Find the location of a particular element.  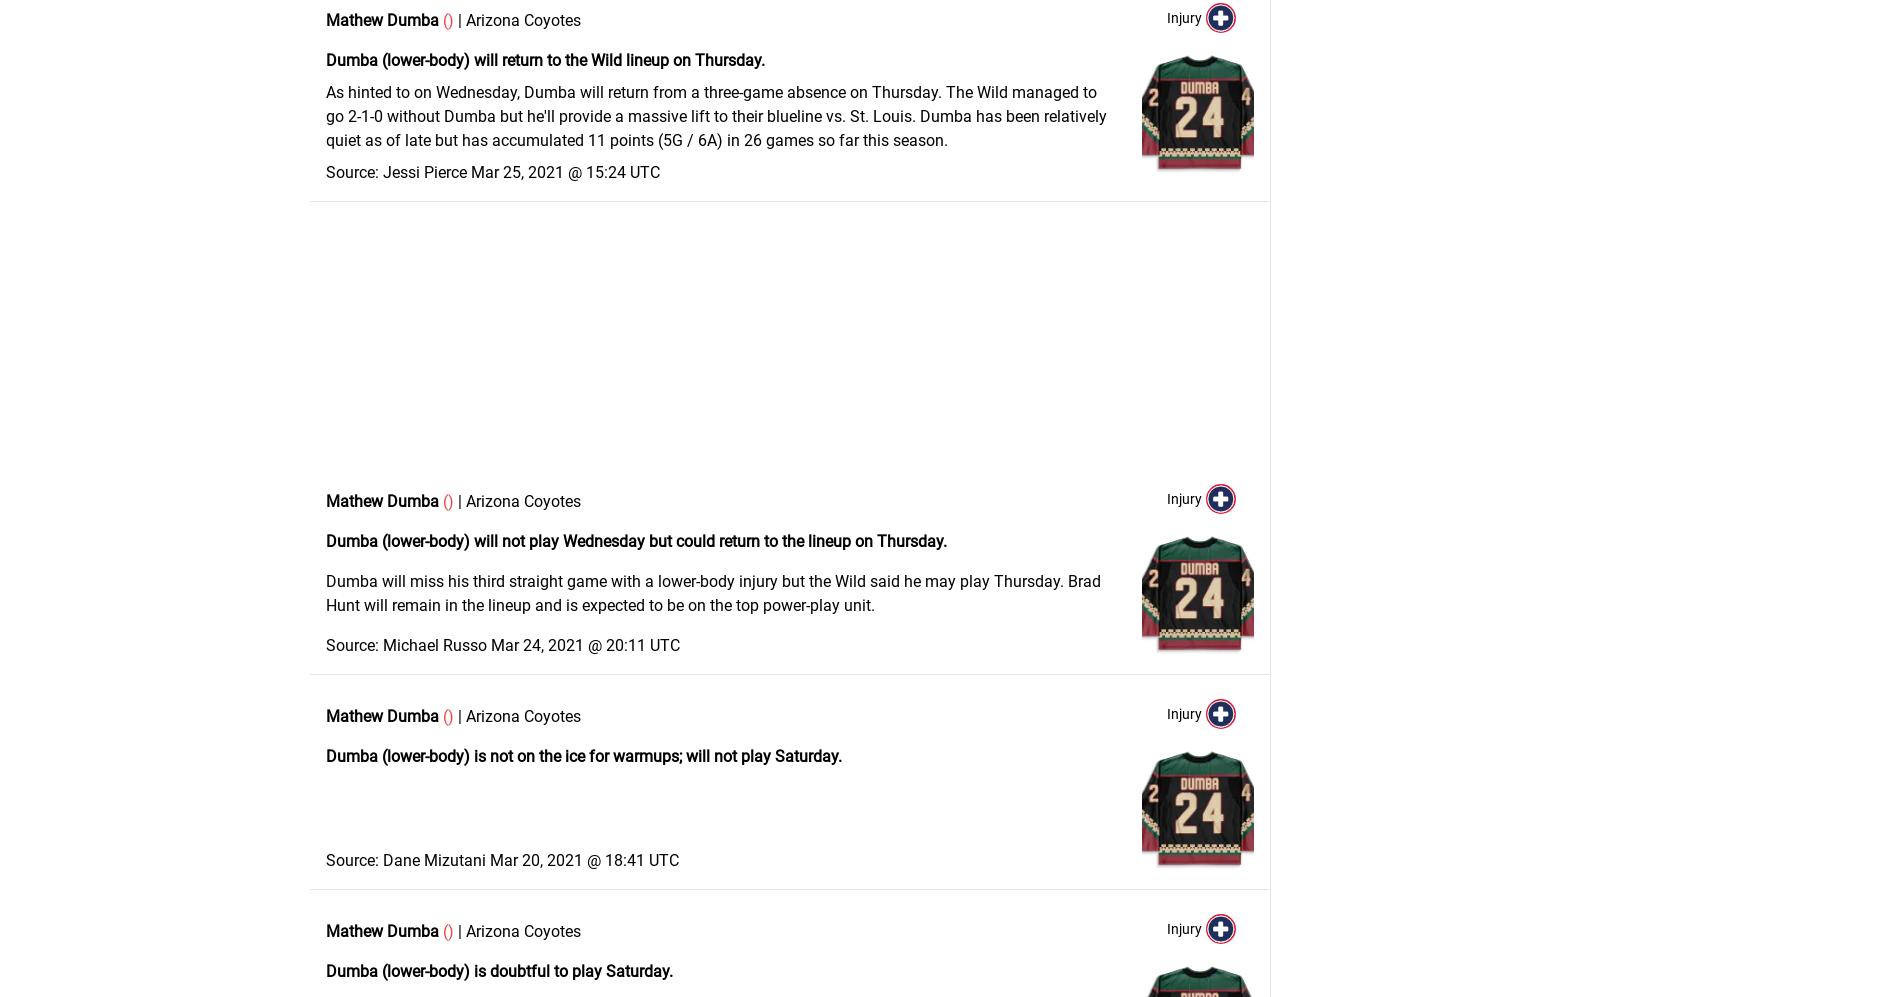

'Mar 24, 2021 @ 20:11 UTC' is located at coordinates (585, 645).